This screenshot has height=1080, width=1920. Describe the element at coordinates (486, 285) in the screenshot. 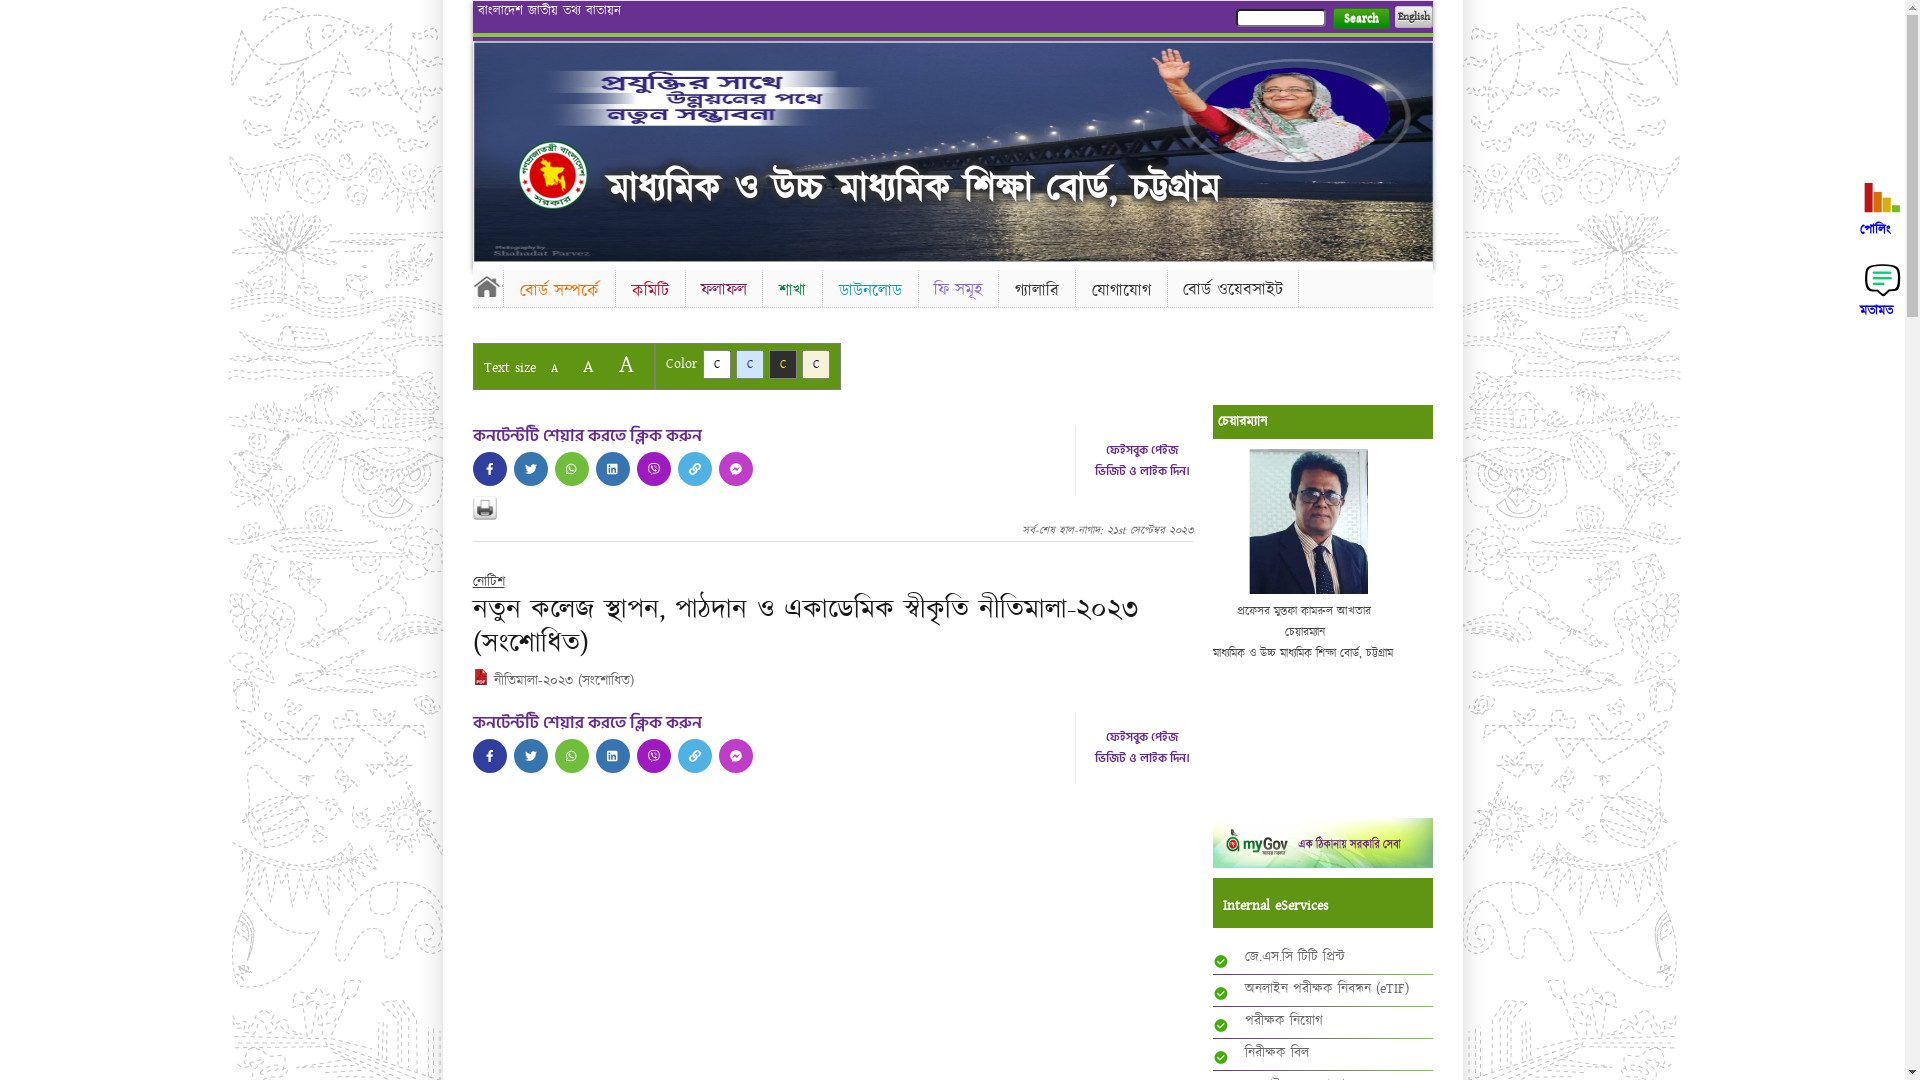

I see `'Home'` at that location.